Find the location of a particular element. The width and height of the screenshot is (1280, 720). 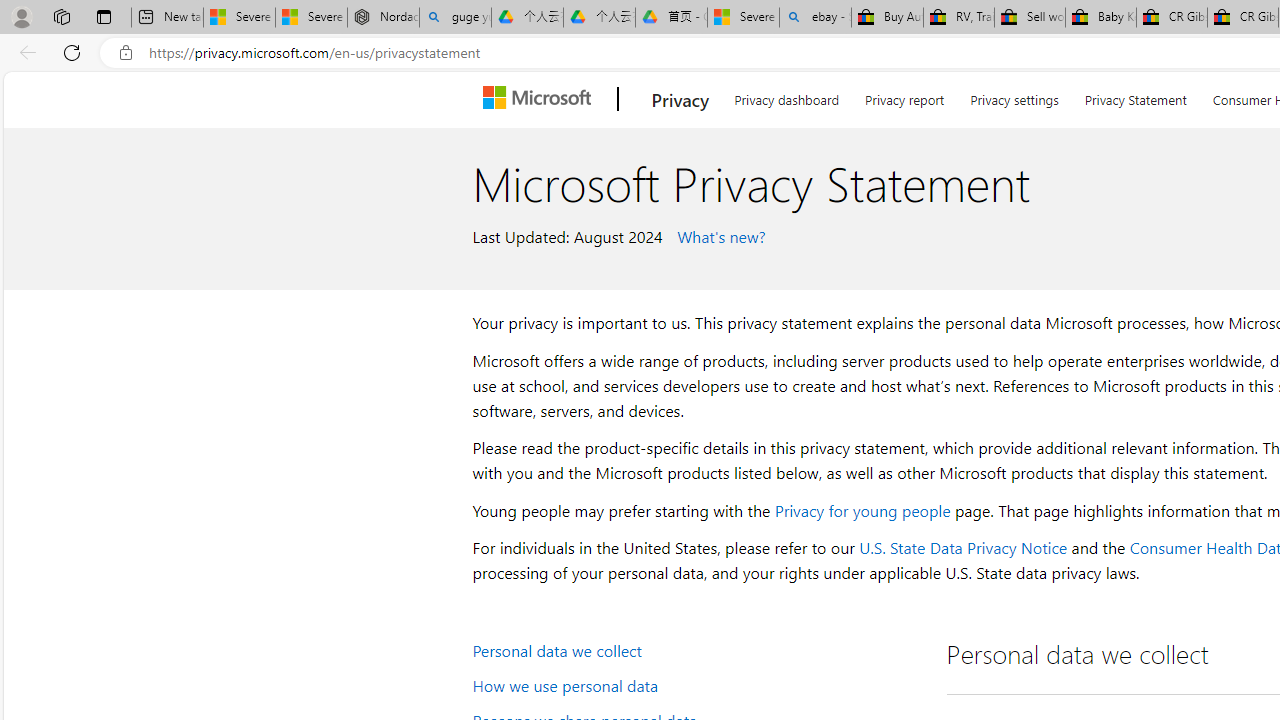

'Privacy settings' is located at coordinates (1015, 96).